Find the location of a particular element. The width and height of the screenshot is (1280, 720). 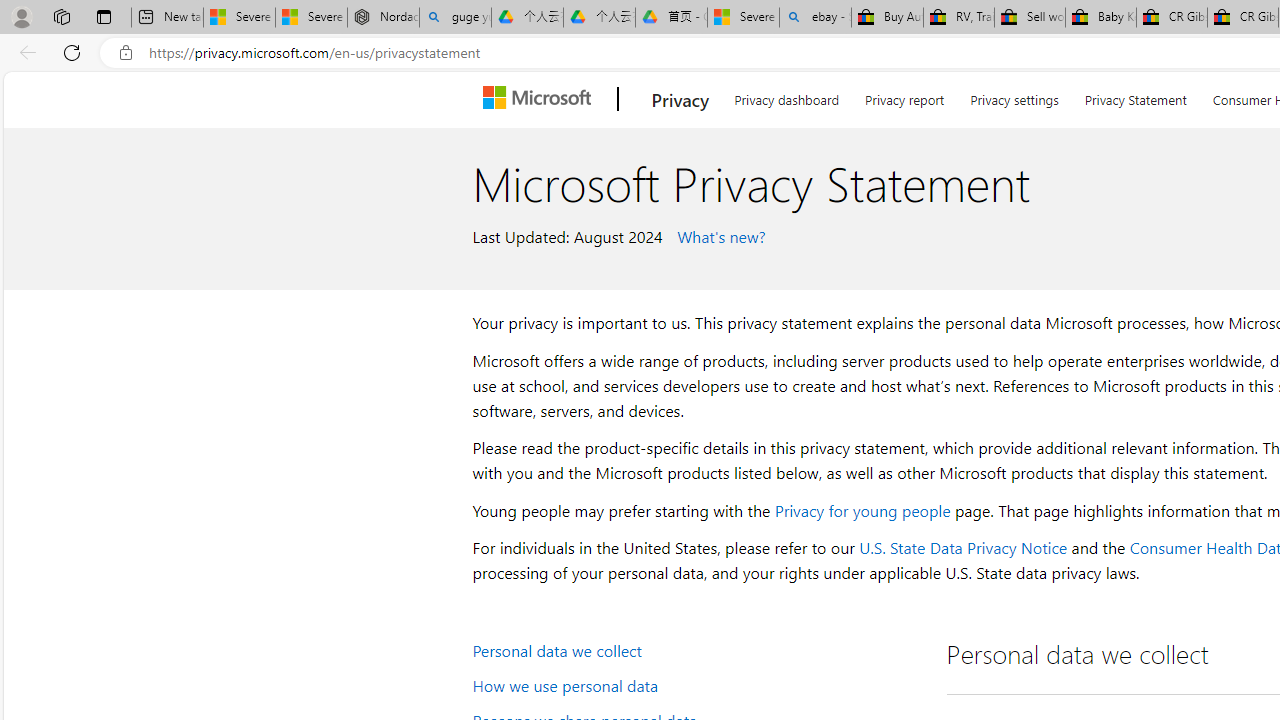

'Privacy settings' is located at coordinates (1015, 96).